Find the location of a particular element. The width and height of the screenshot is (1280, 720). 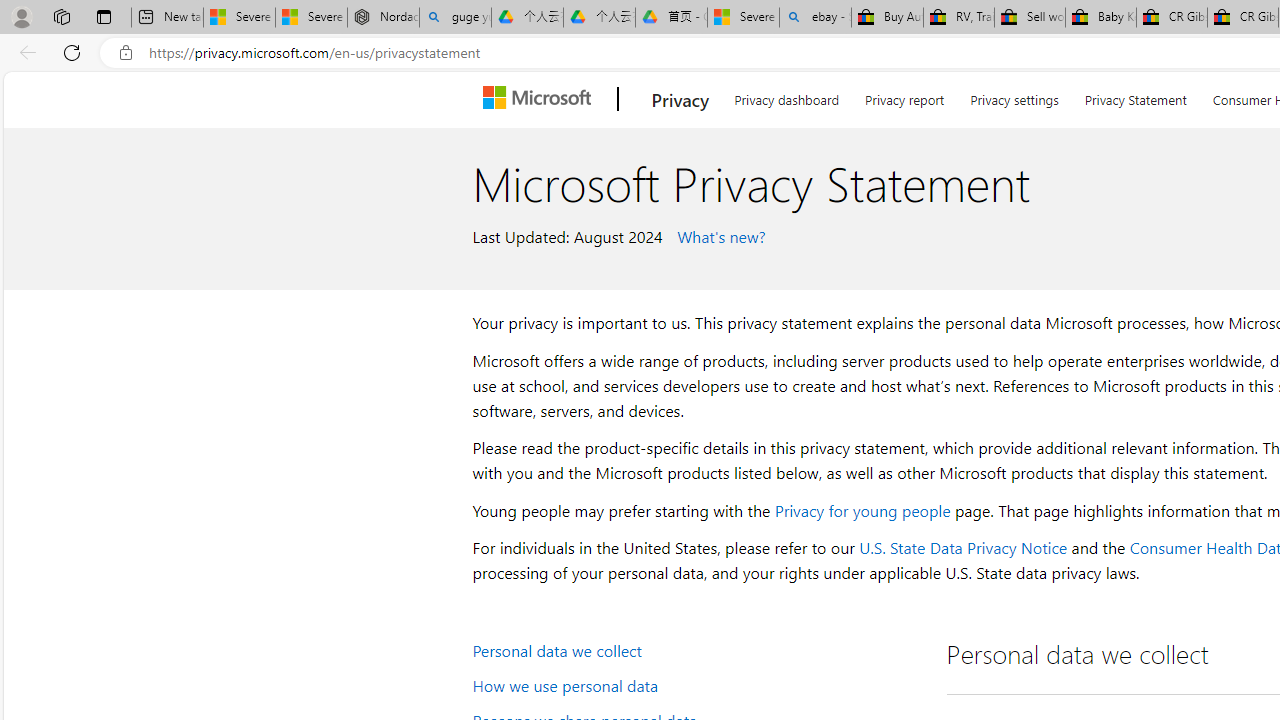

'Privacy settings' is located at coordinates (1015, 96).